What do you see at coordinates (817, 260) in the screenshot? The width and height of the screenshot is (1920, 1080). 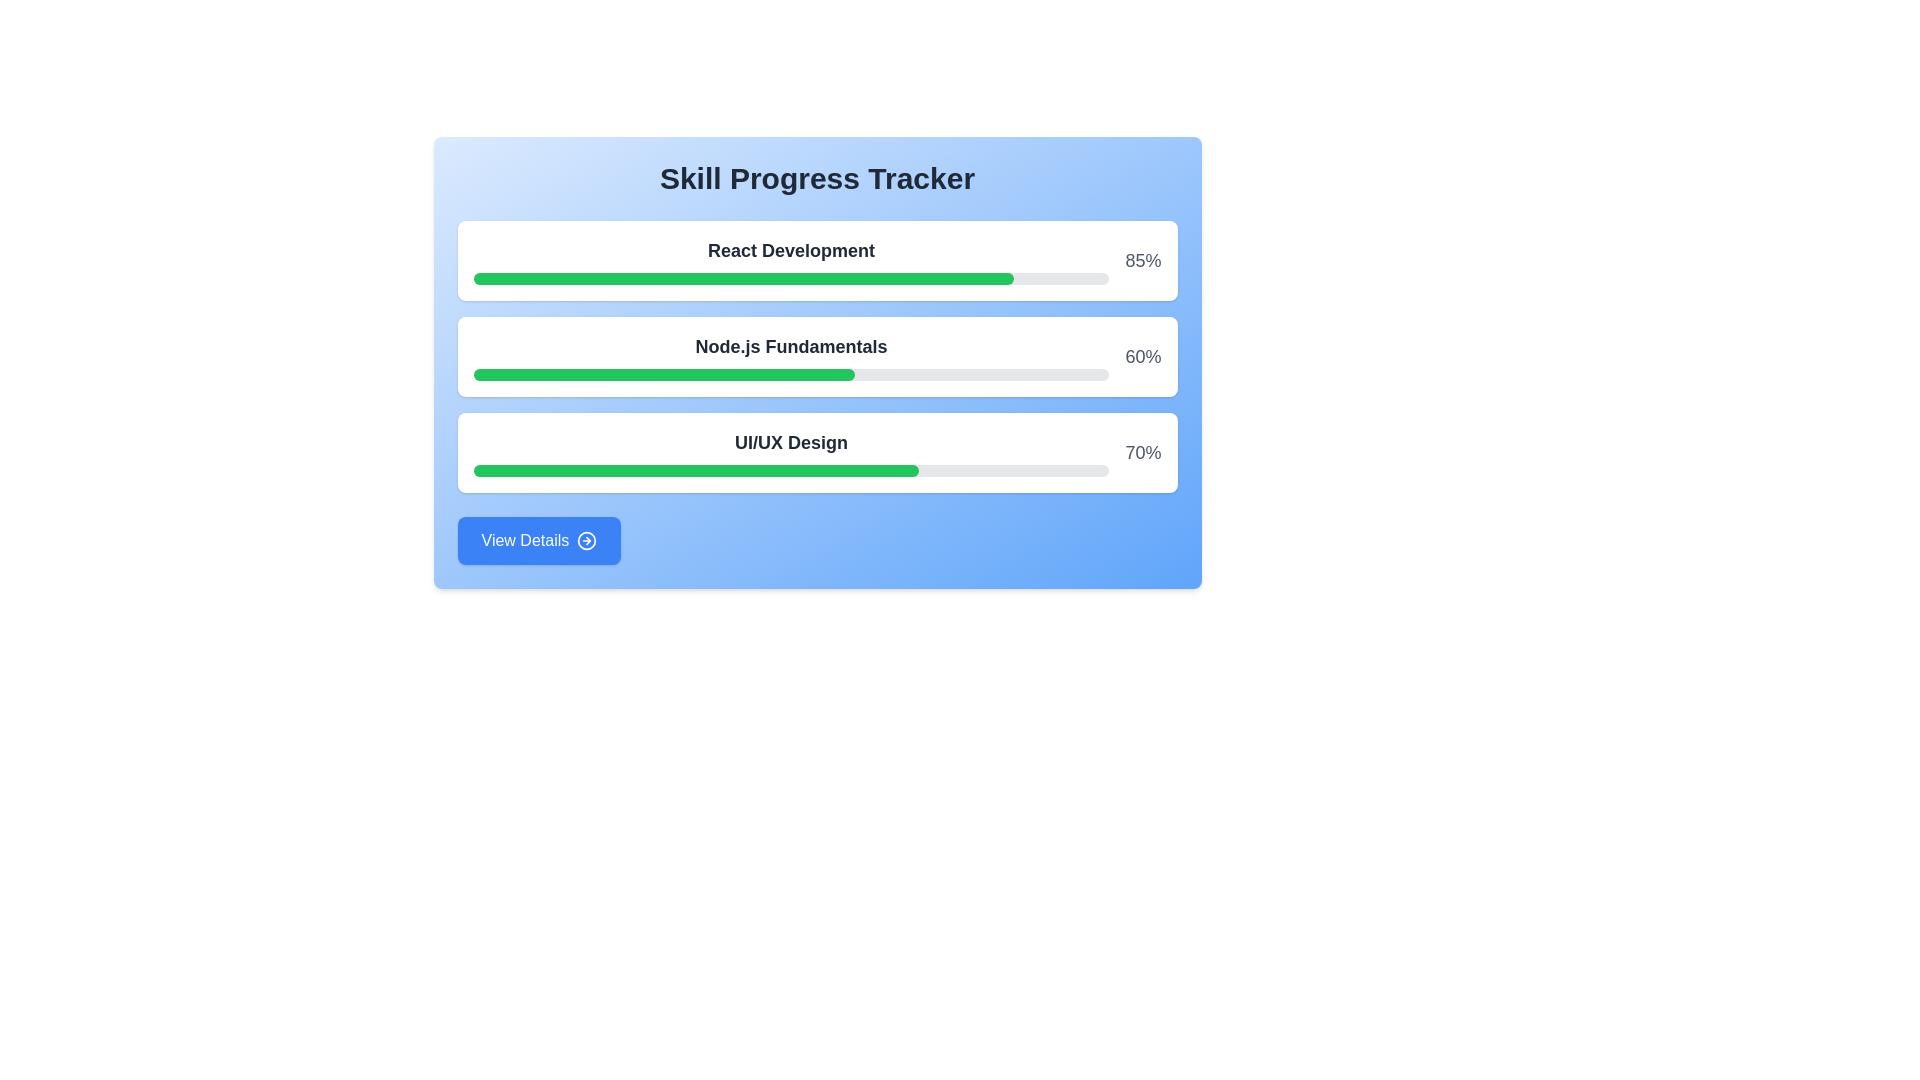 I see `the Progress bar displaying 'React Development' with a 85% completion indicator, located at the top of the list` at bounding box center [817, 260].